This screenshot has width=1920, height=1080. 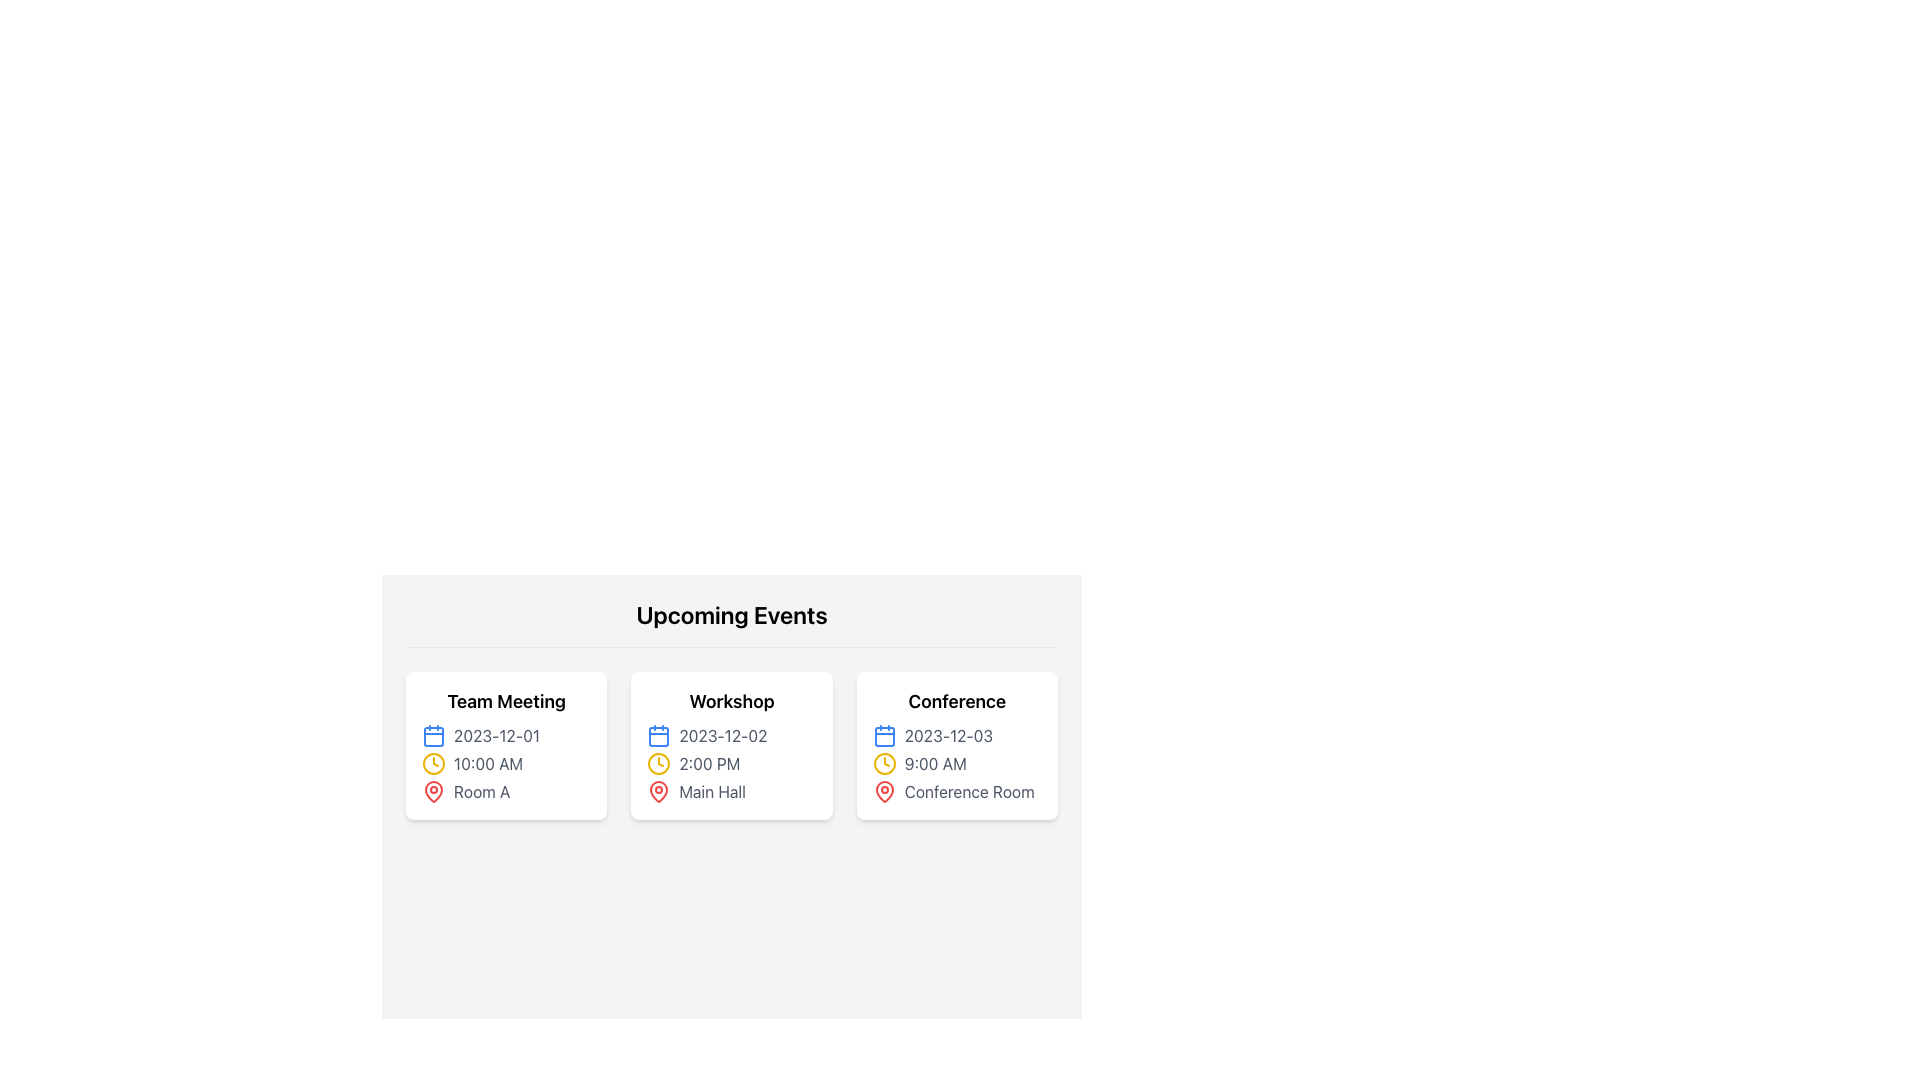 What do you see at coordinates (432, 736) in the screenshot?
I see `the calendar icon with a blue outline, positioned to the left of the text '2023-12-01' in the 'Team Meeting' event box` at bounding box center [432, 736].